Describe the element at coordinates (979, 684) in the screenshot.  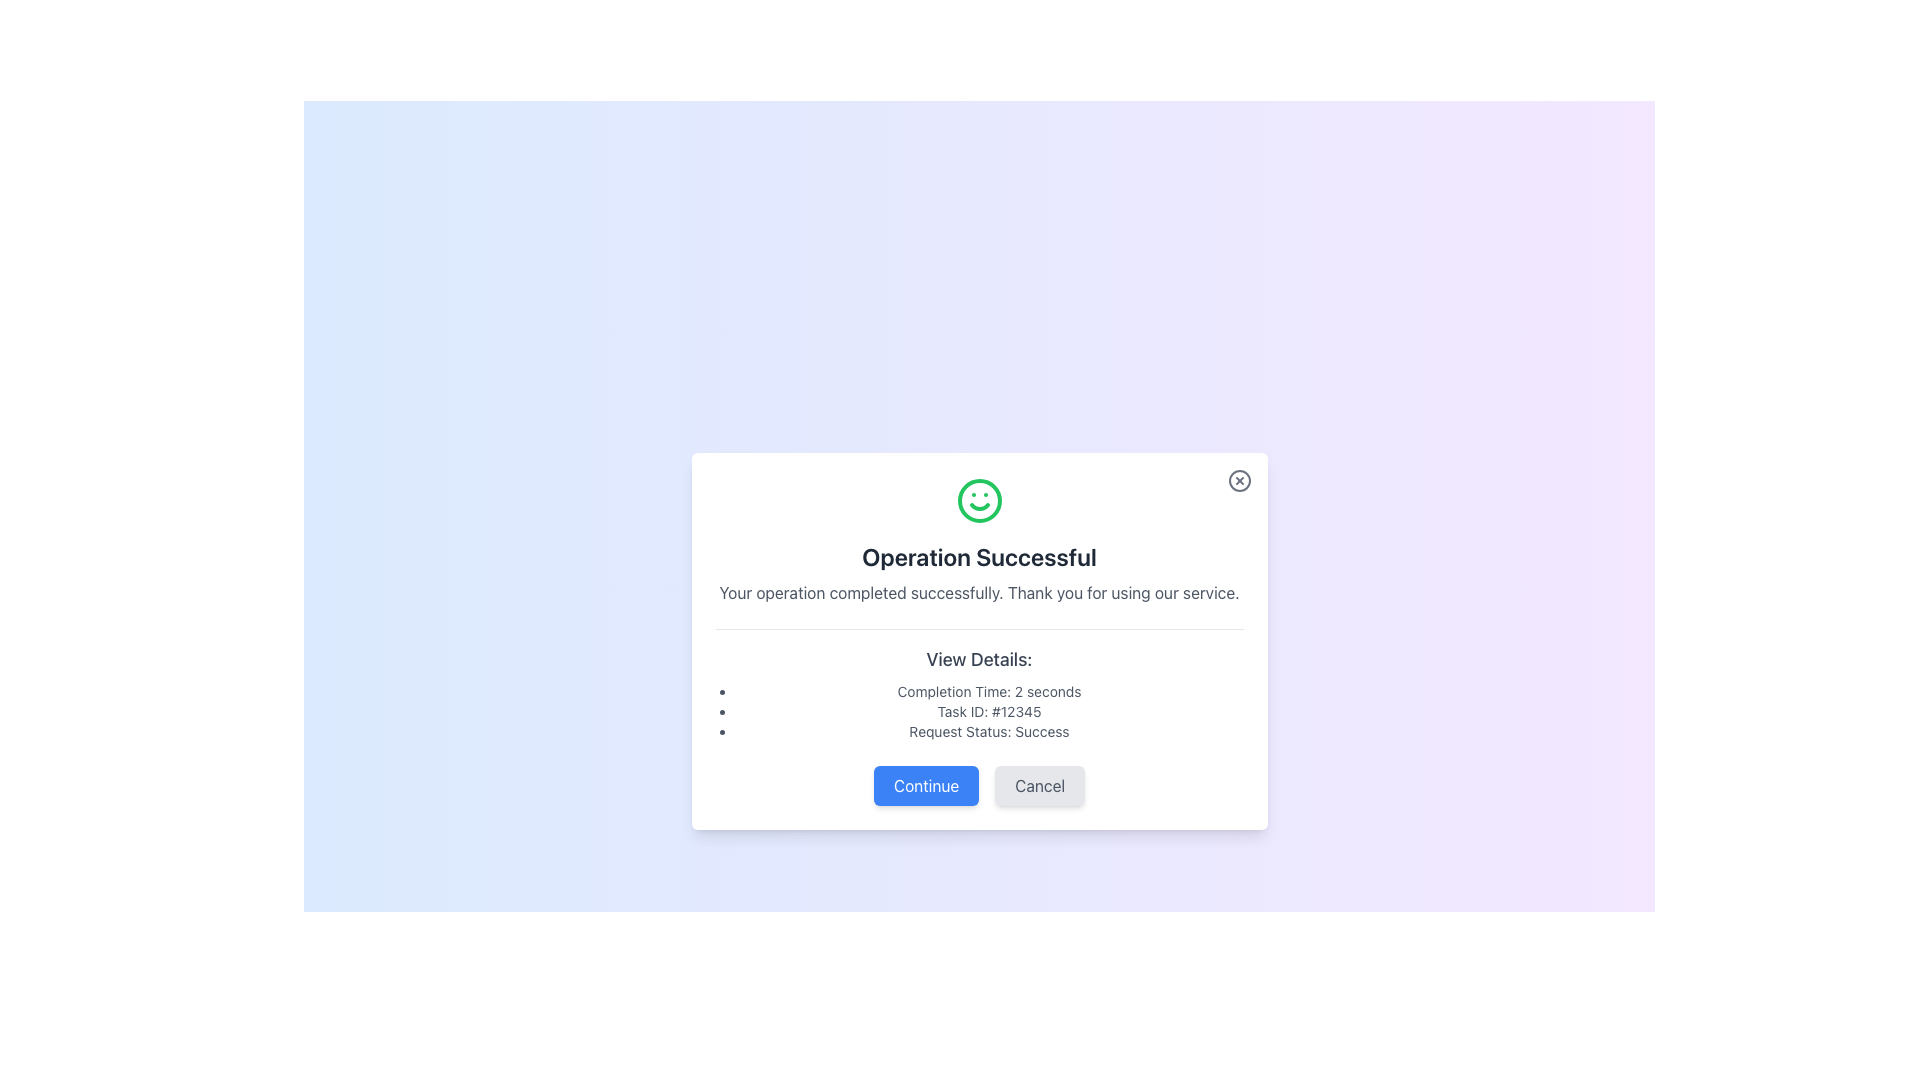
I see `information displayed in the textual display area of the 'Operation Successful' dialog box, located below the success message and above the action buttons` at that location.